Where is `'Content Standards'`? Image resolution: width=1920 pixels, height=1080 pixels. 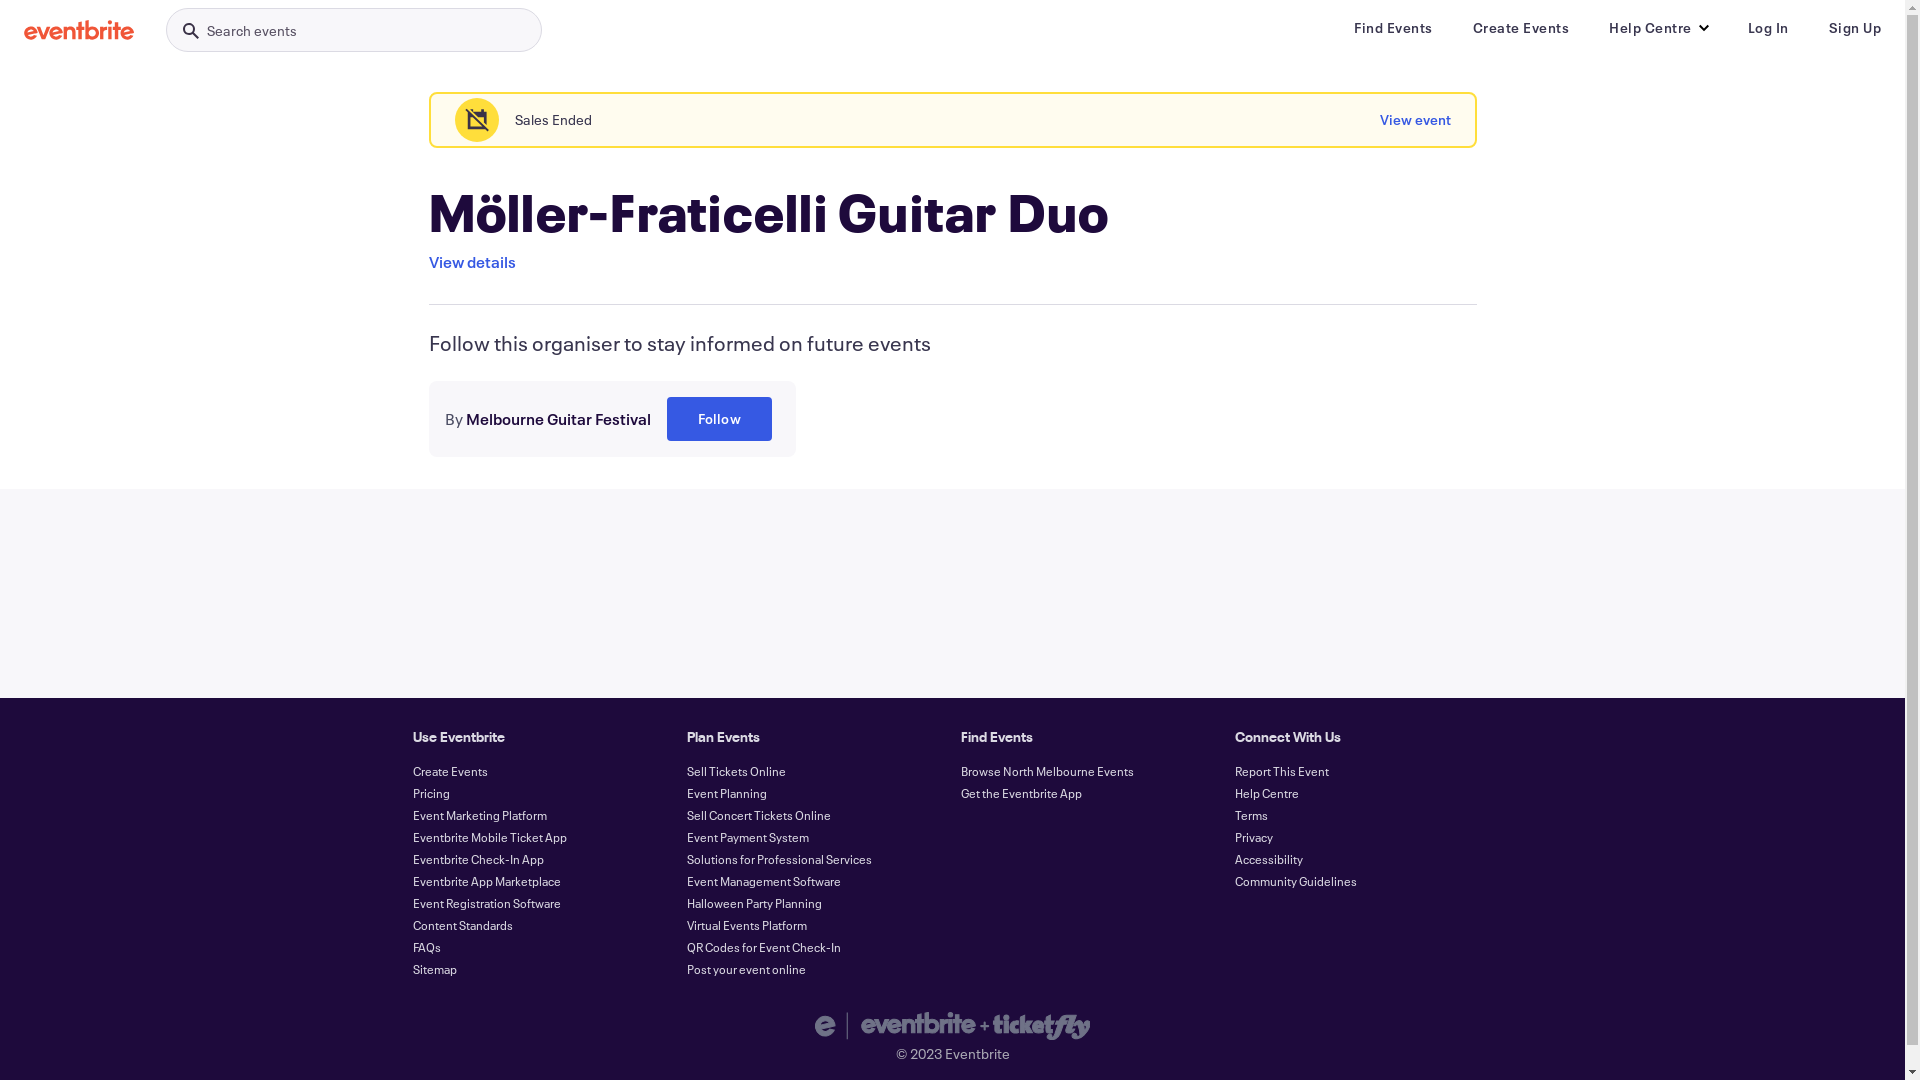
'Content Standards' is located at coordinates (411, 925).